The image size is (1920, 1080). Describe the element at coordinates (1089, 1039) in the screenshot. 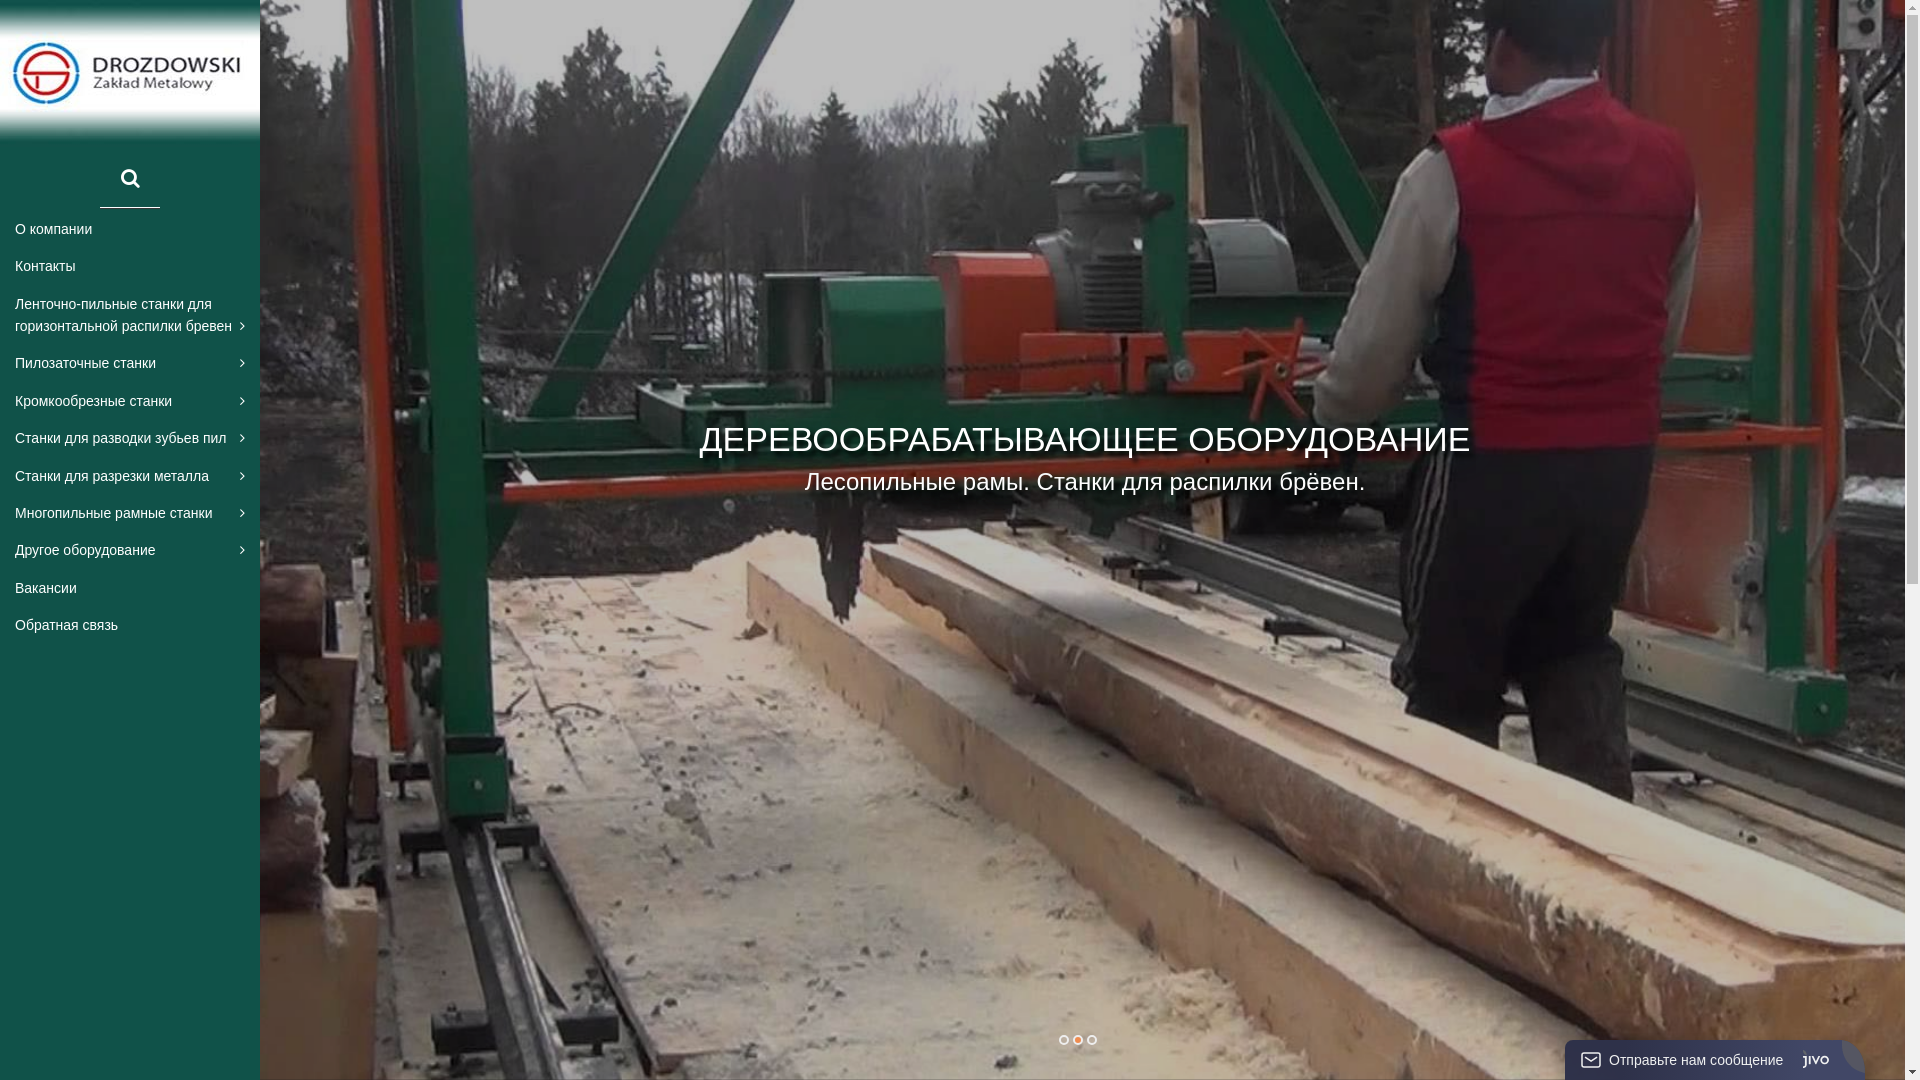

I see `'3'` at that location.